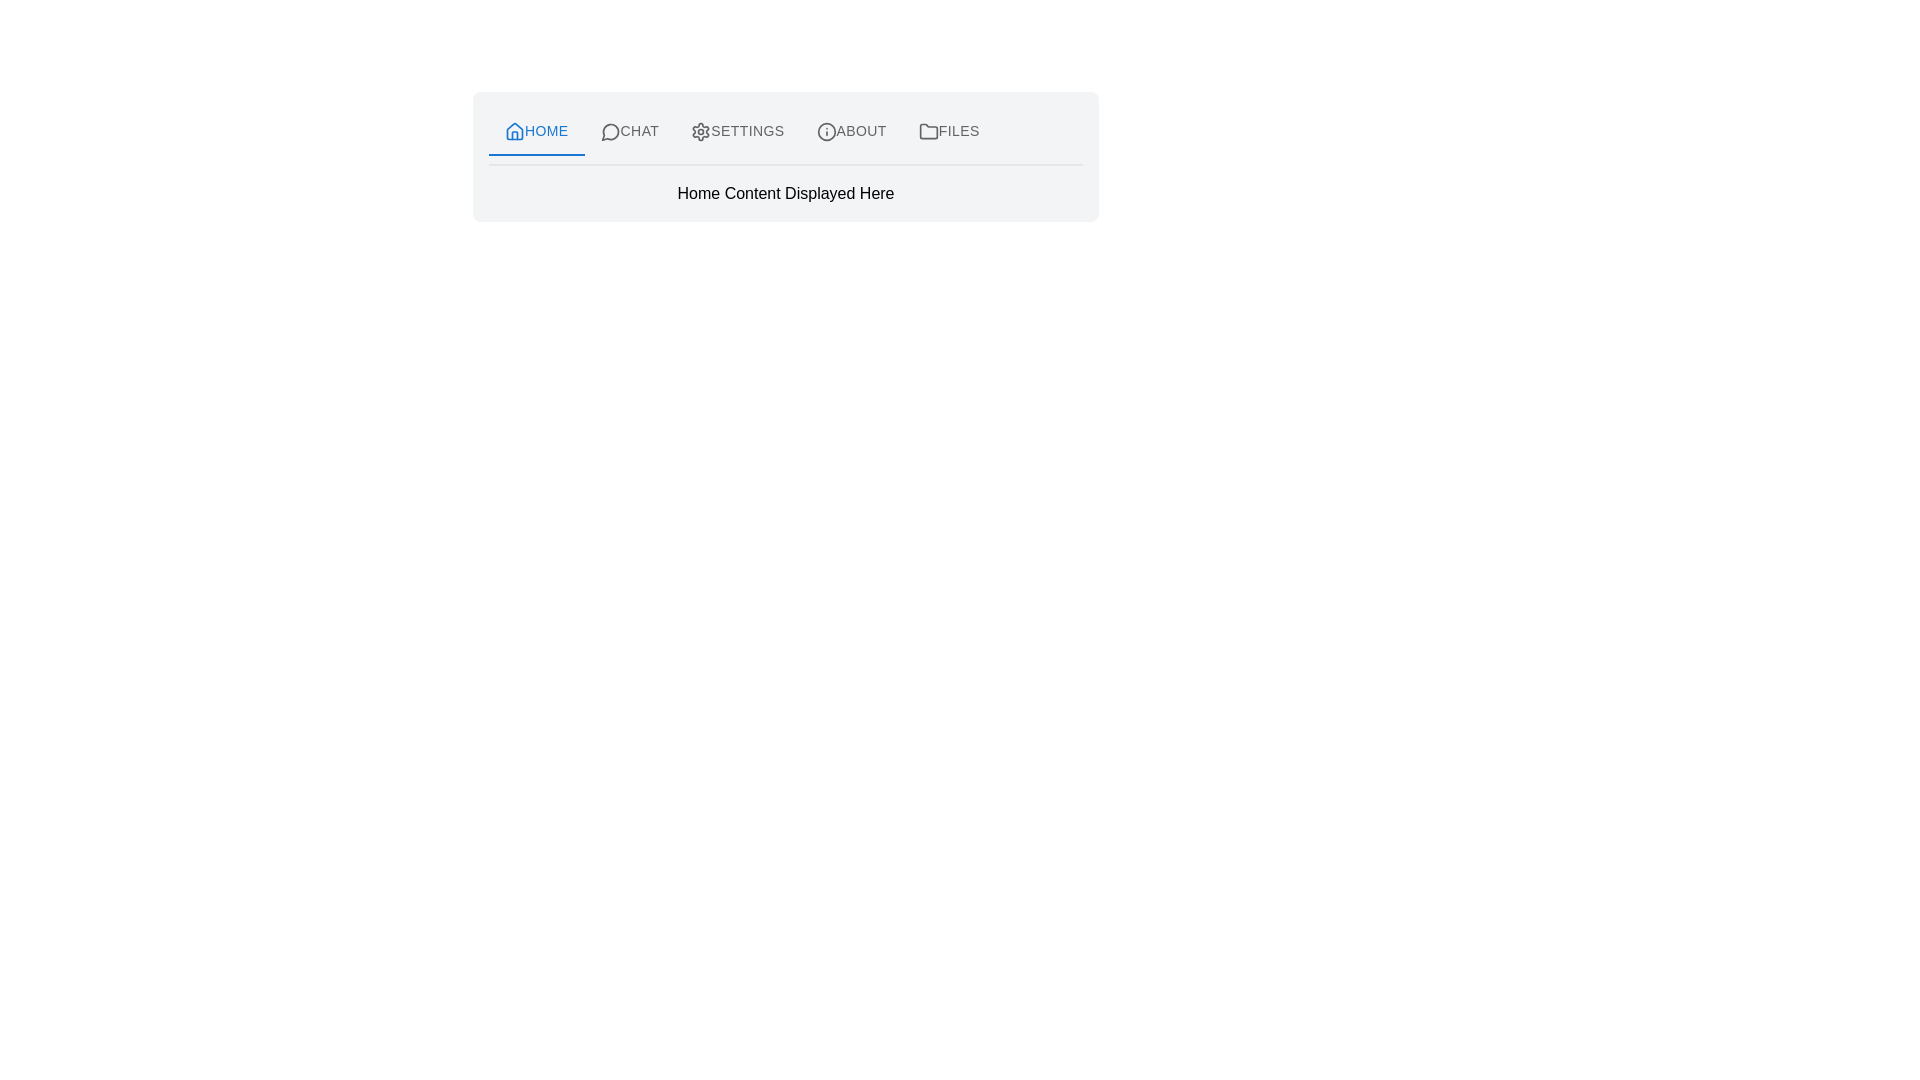  What do you see at coordinates (826, 131) in the screenshot?
I see `the informational icon located in the navigation bar next to the 'About' text` at bounding box center [826, 131].